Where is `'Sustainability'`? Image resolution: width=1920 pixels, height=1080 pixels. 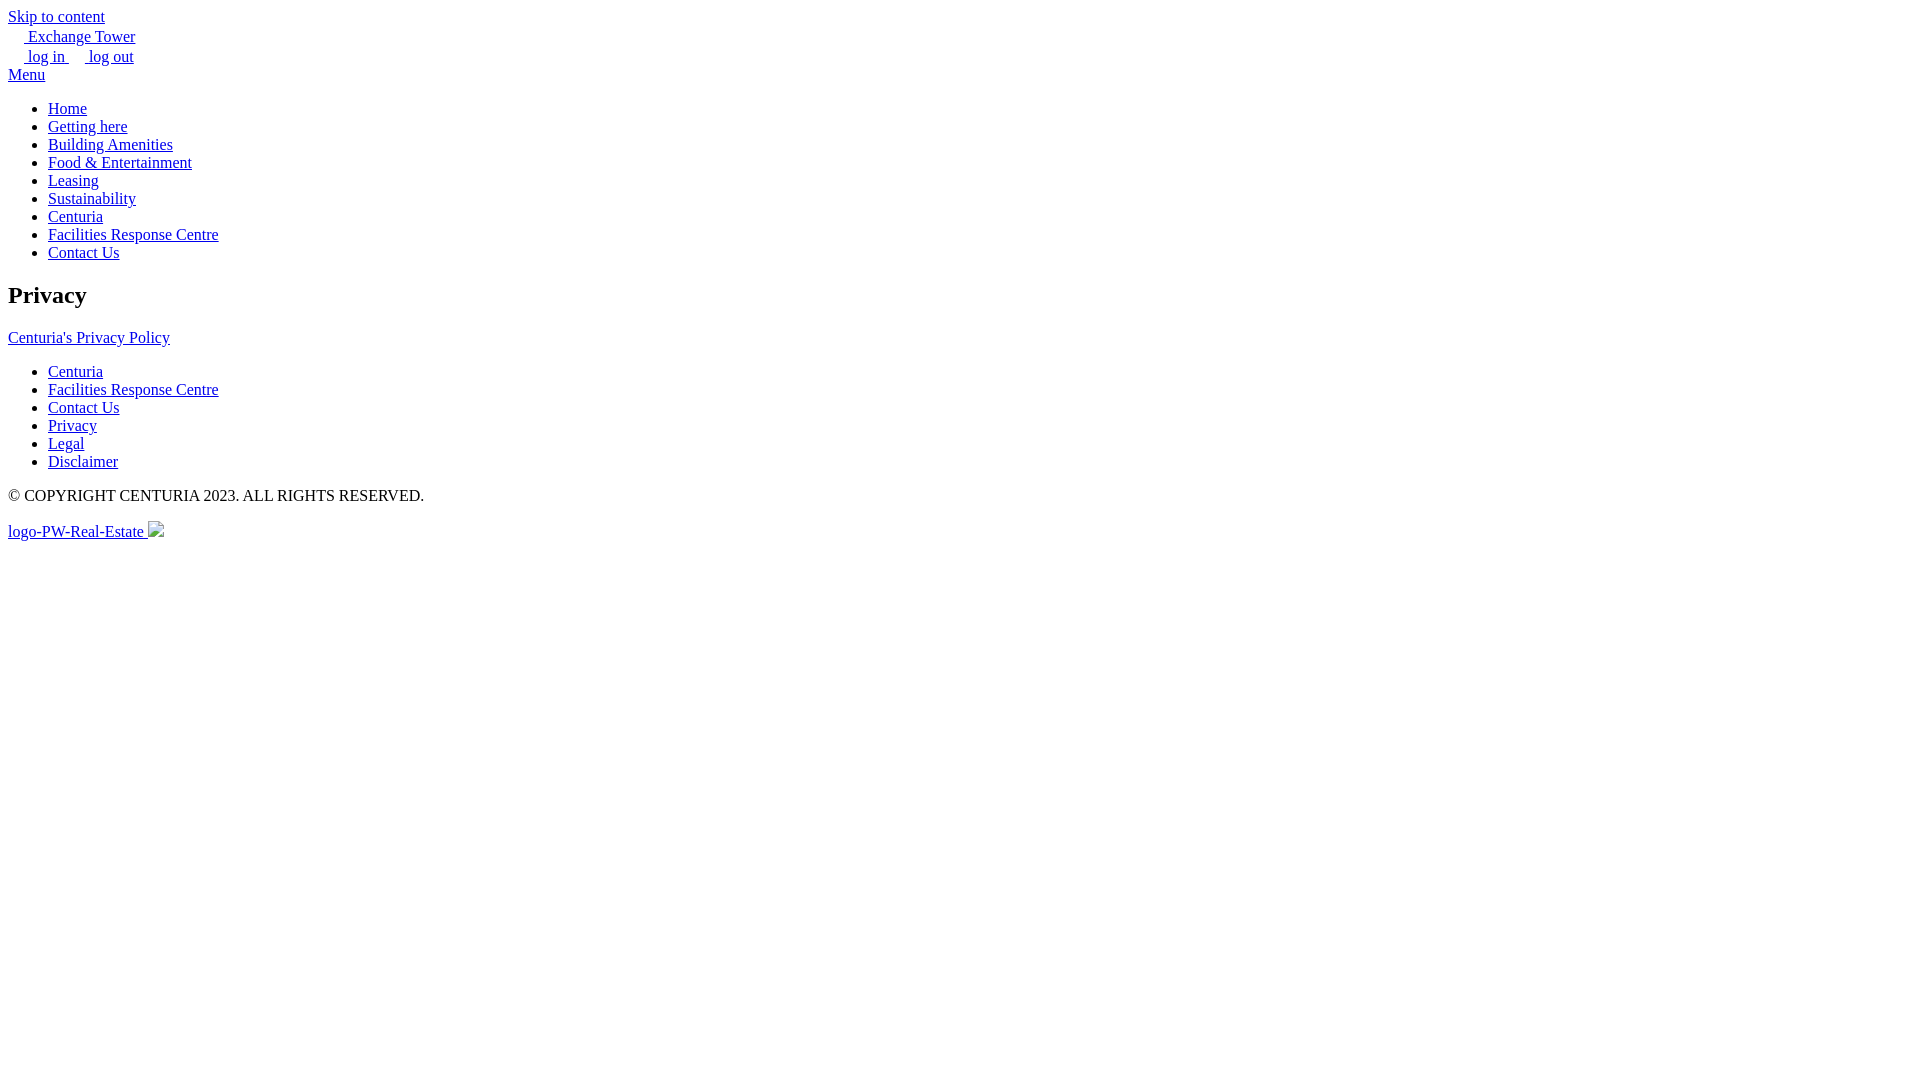 'Sustainability' is located at coordinates (90, 198).